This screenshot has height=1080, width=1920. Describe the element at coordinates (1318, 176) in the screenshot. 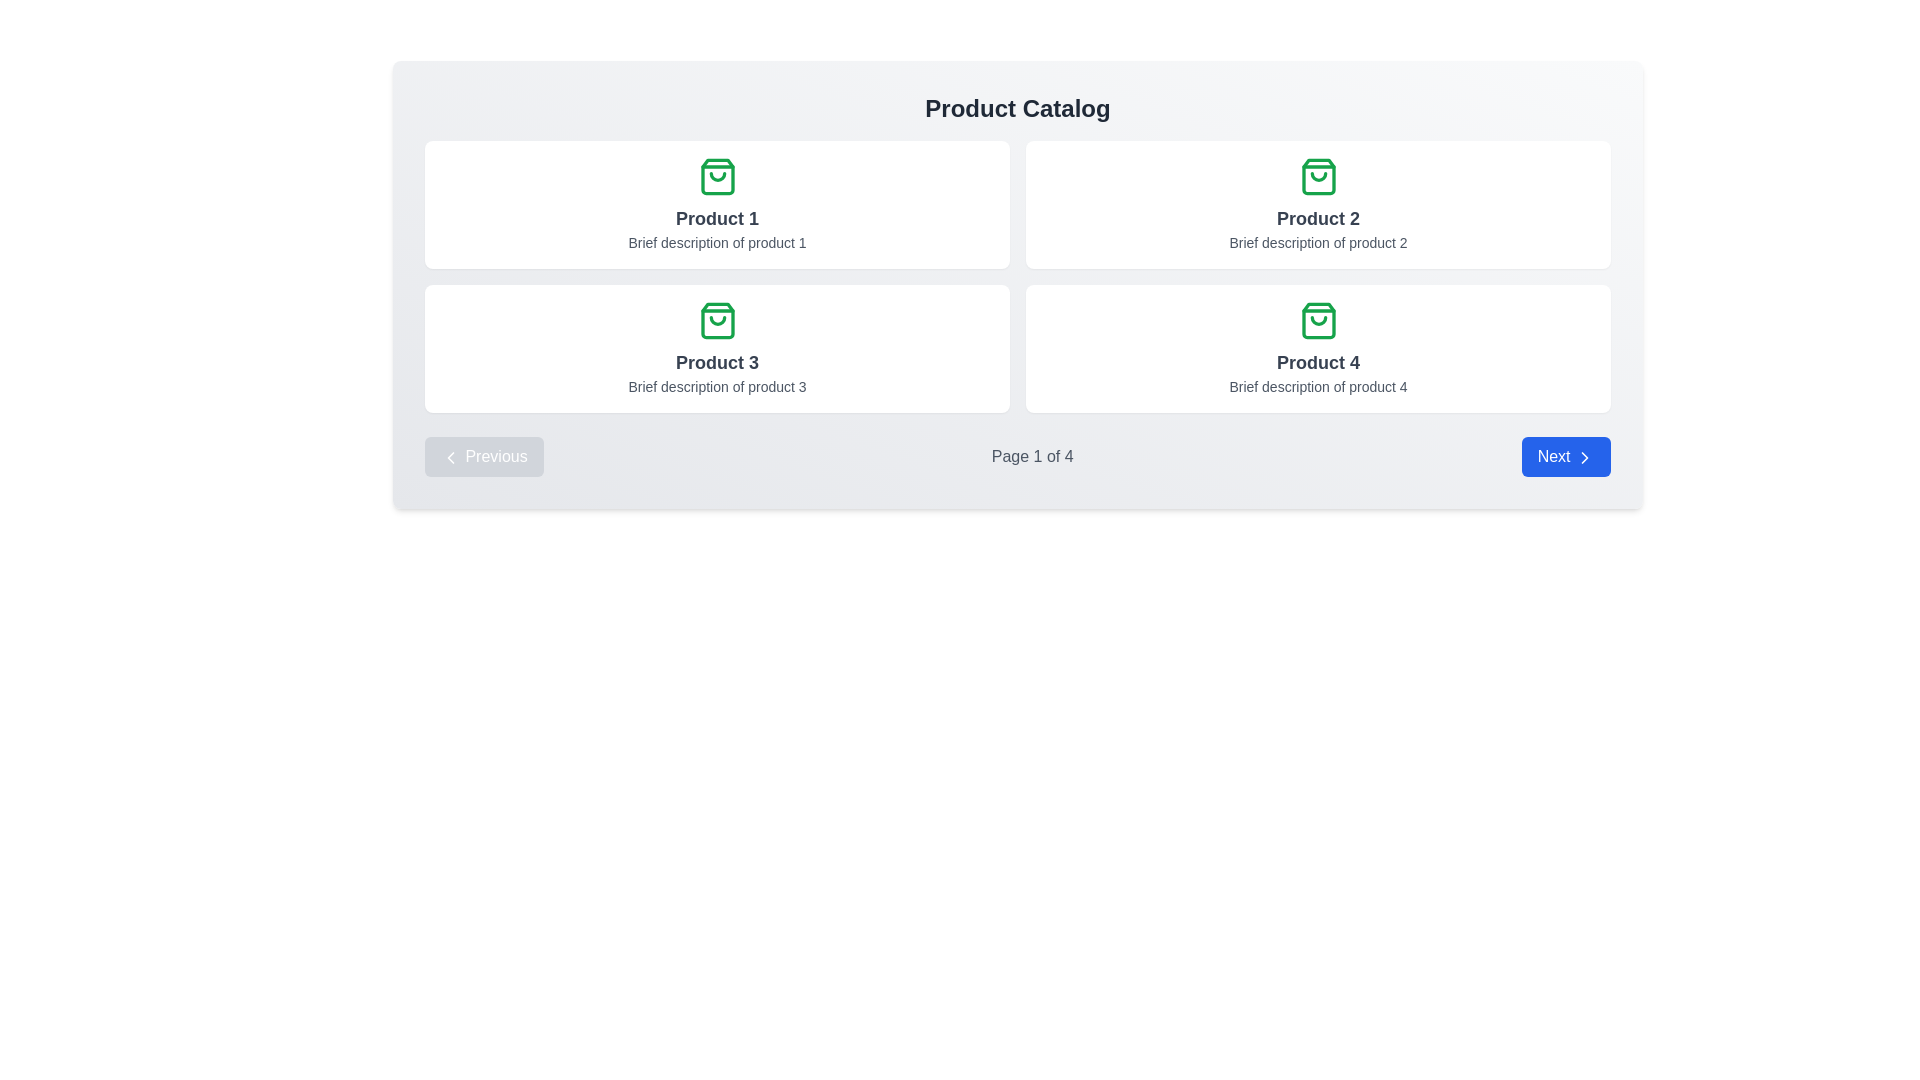

I see `the shopping bag icon representing 'Product 2', located at the top center of the product card` at that location.